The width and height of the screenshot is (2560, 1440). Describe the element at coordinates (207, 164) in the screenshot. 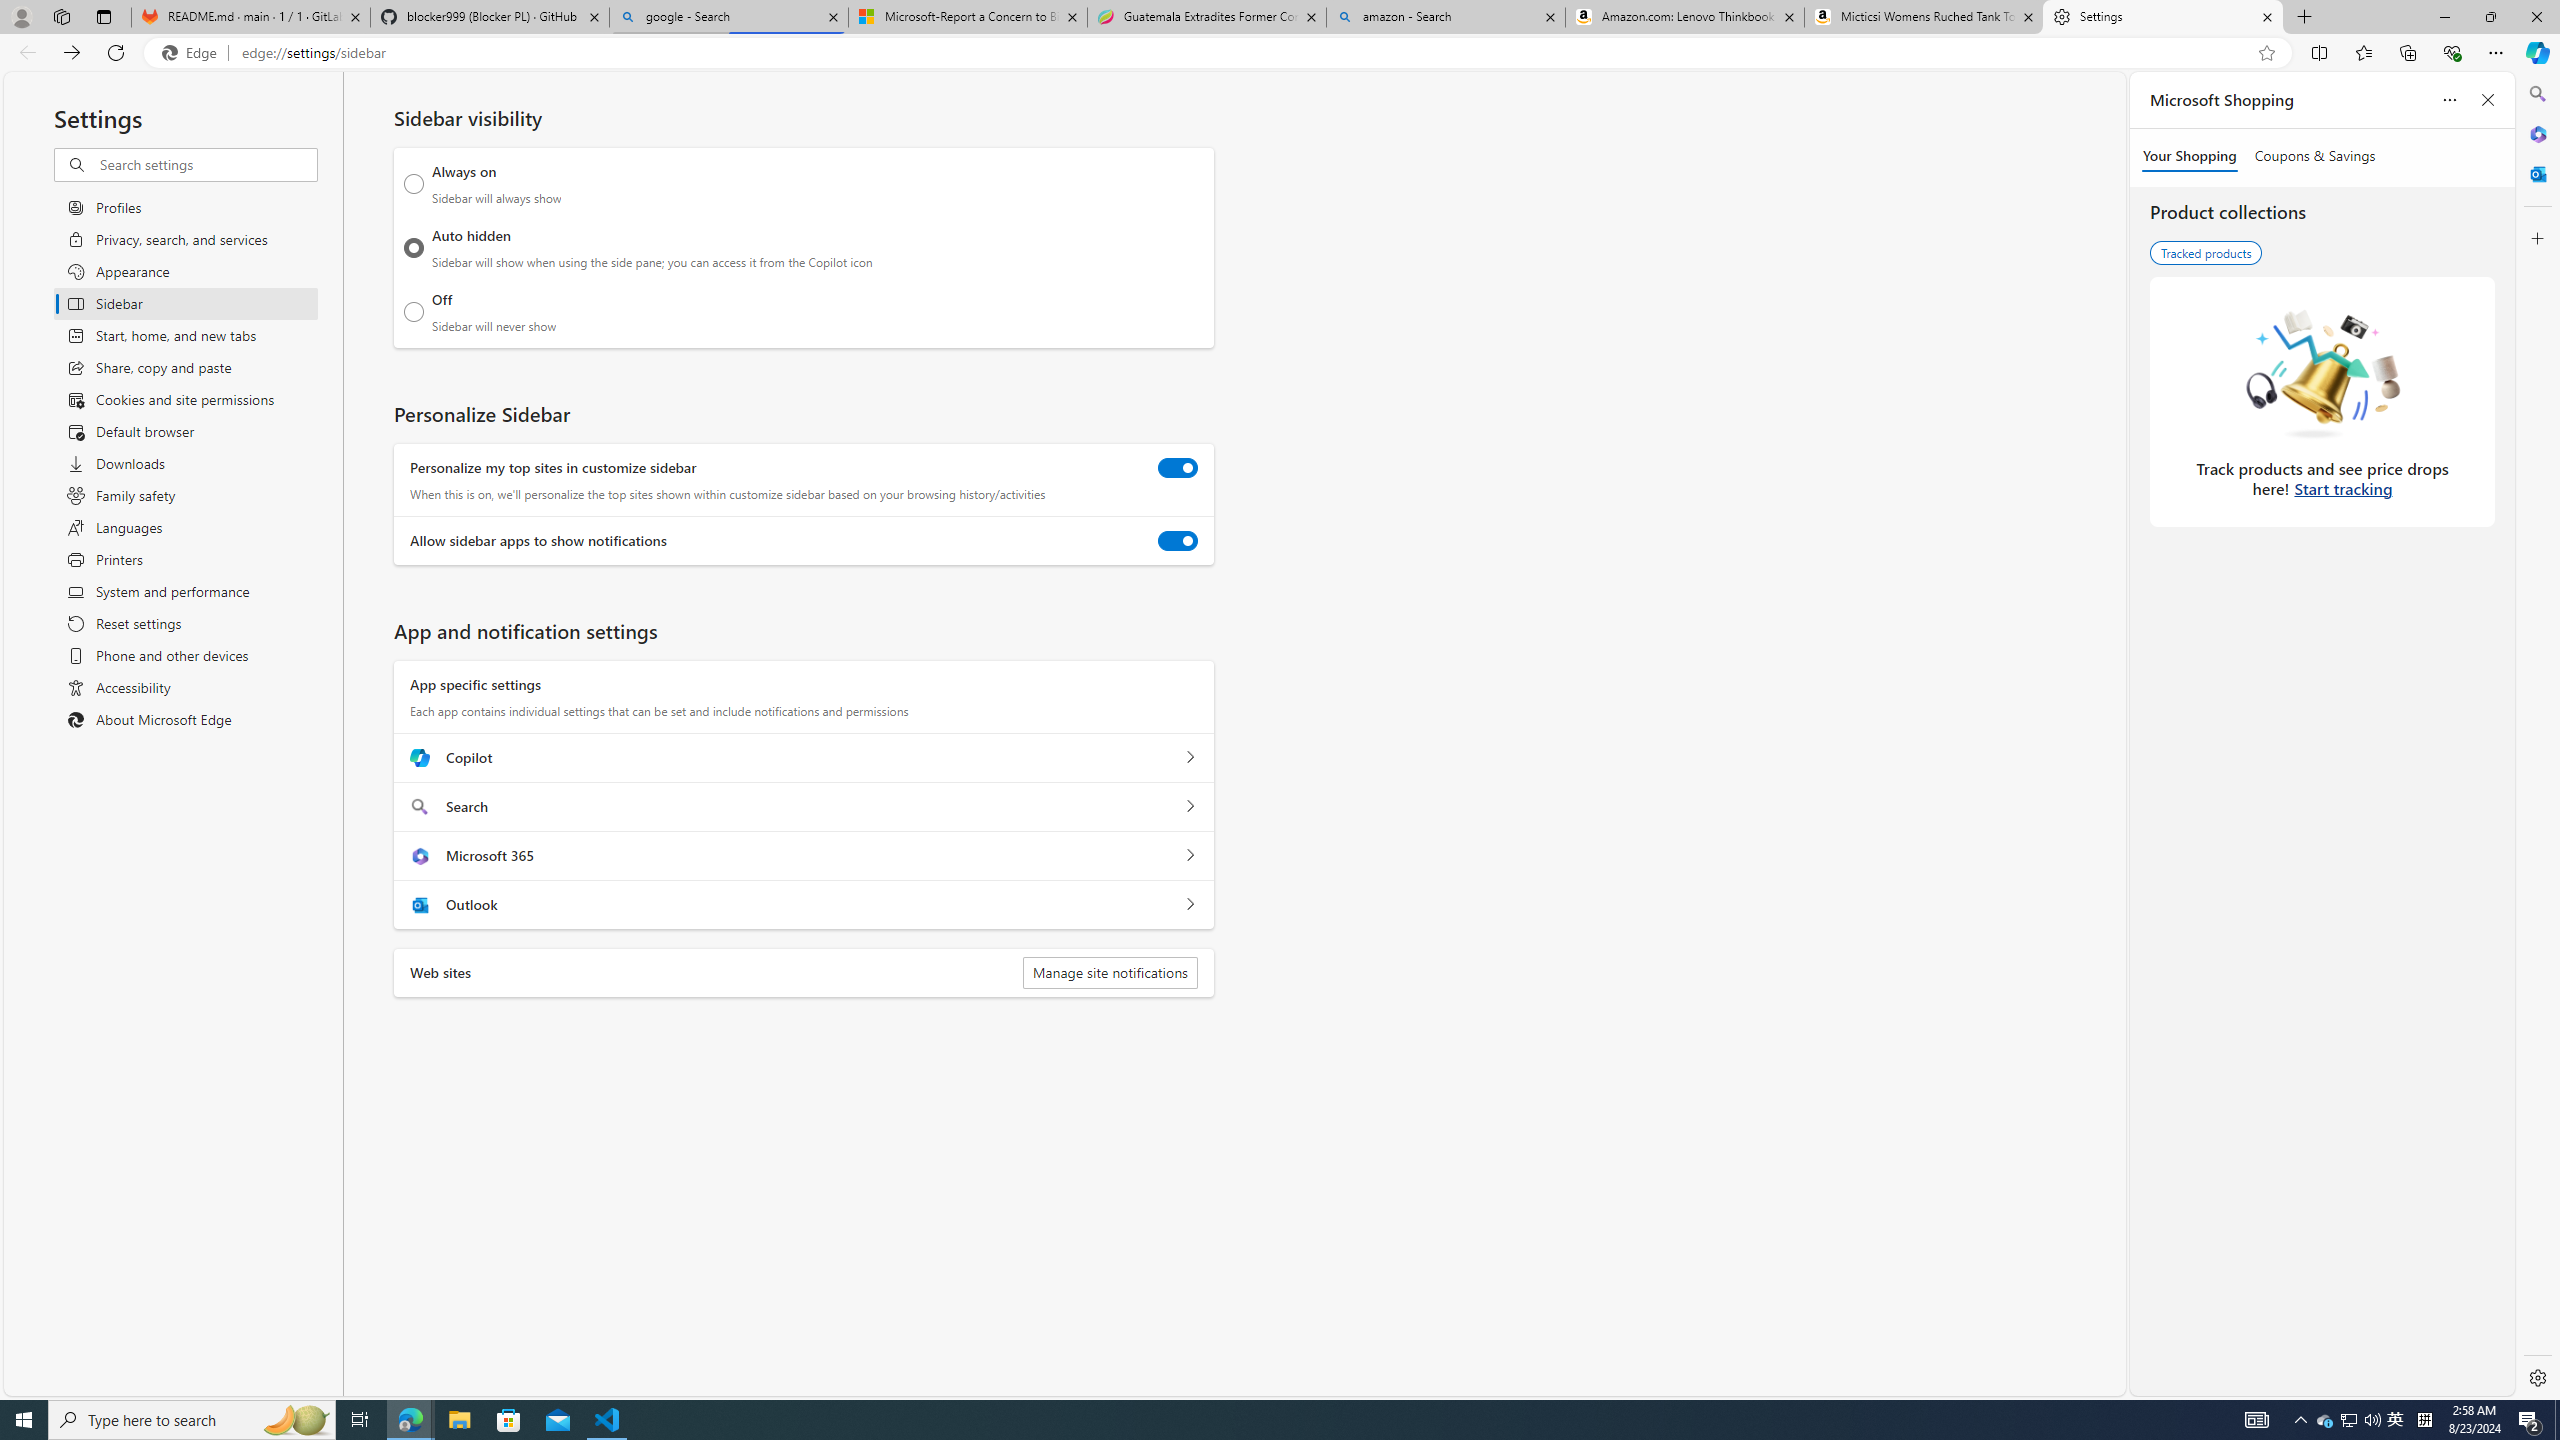

I see `'Search settings'` at that location.